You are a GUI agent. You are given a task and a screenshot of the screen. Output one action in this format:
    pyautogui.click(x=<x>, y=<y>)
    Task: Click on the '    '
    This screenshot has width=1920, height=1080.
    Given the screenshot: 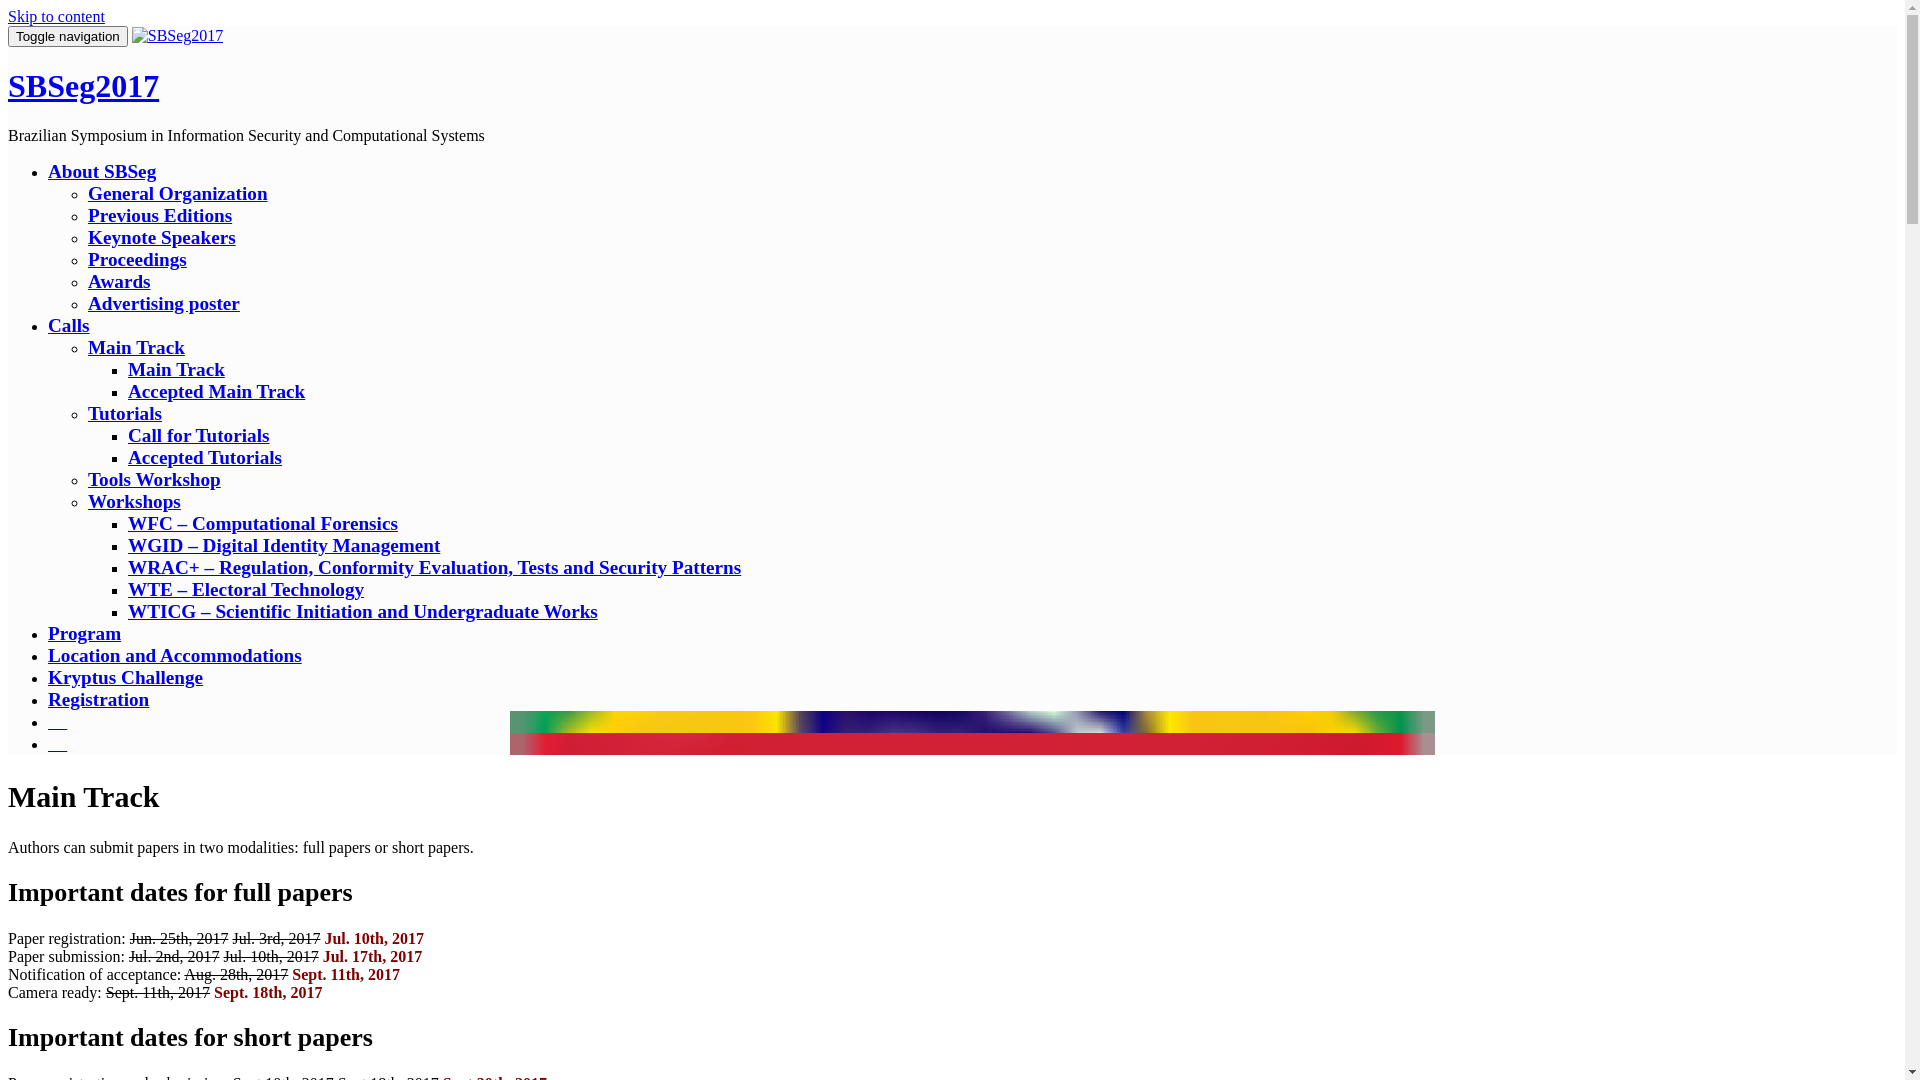 What is the action you would take?
    pyautogui.click(x=57, y=743)
    